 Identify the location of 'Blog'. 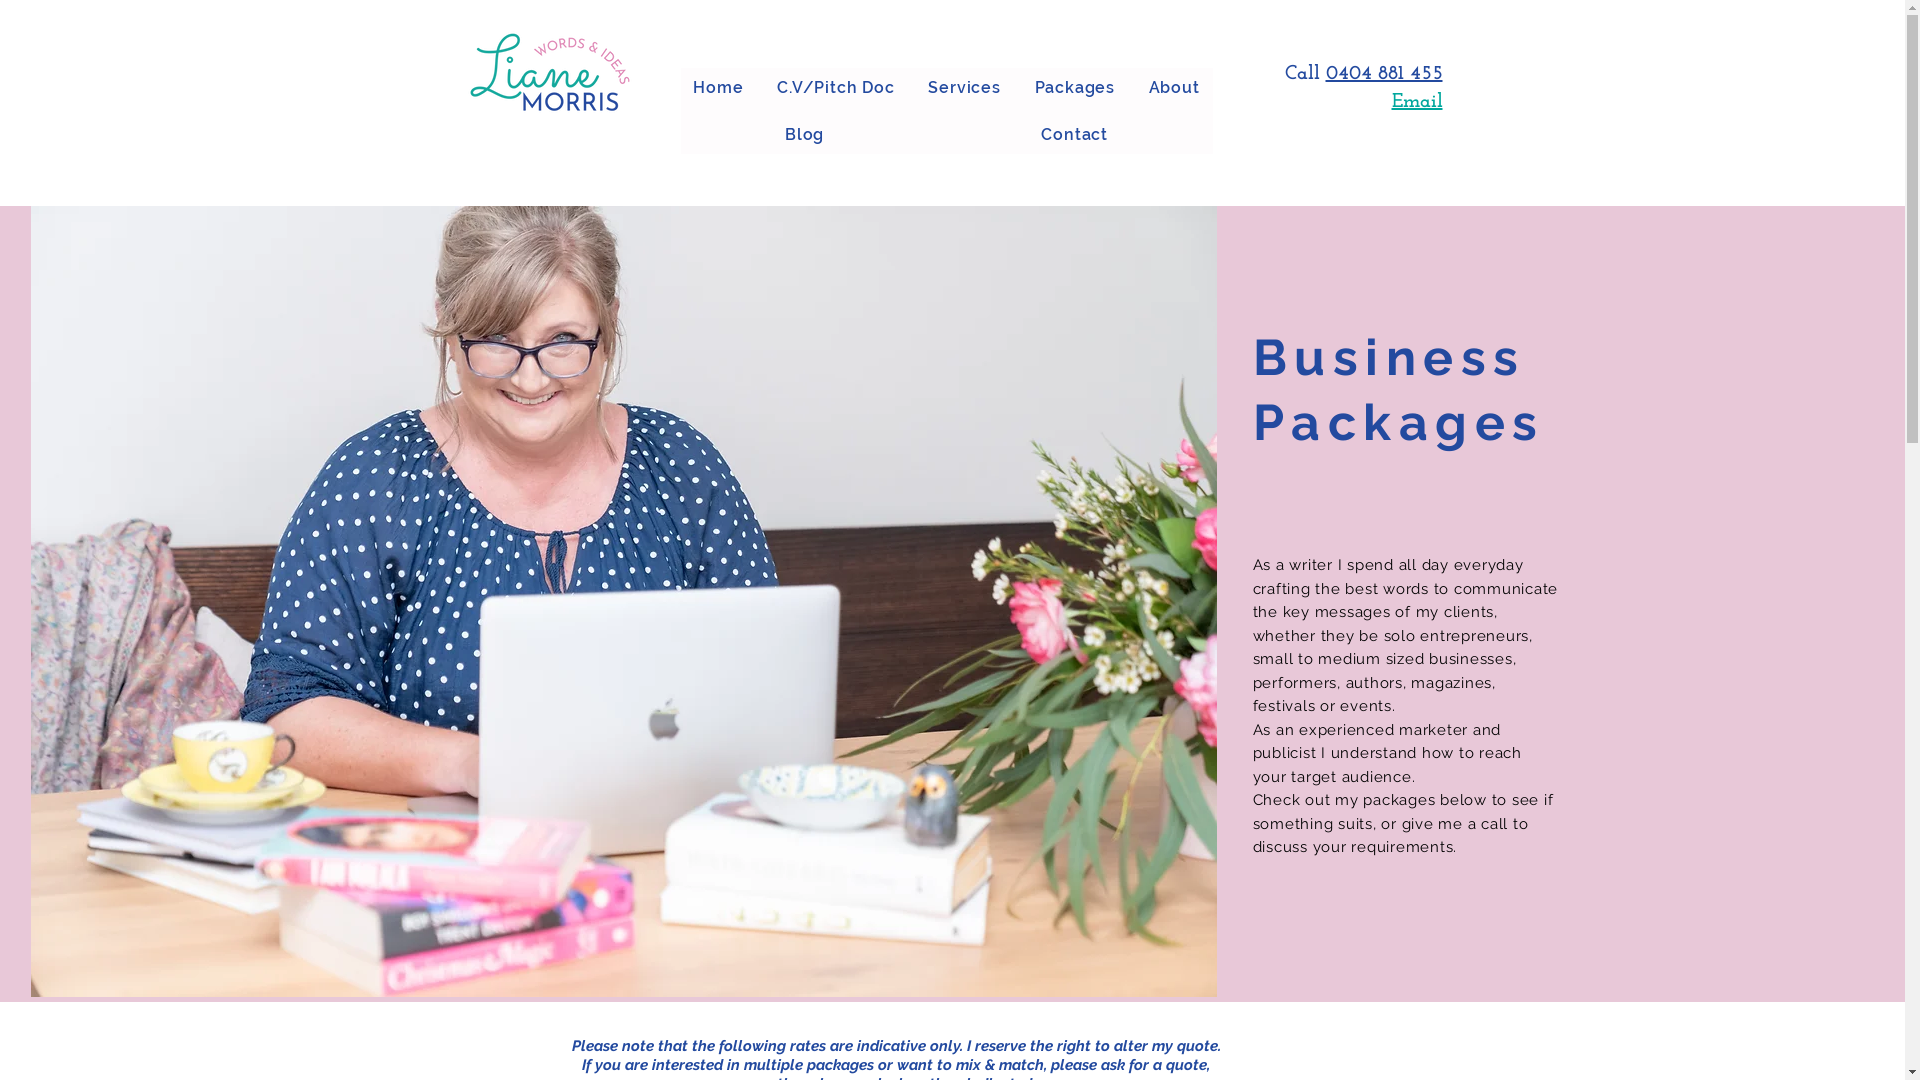
(804, 134).